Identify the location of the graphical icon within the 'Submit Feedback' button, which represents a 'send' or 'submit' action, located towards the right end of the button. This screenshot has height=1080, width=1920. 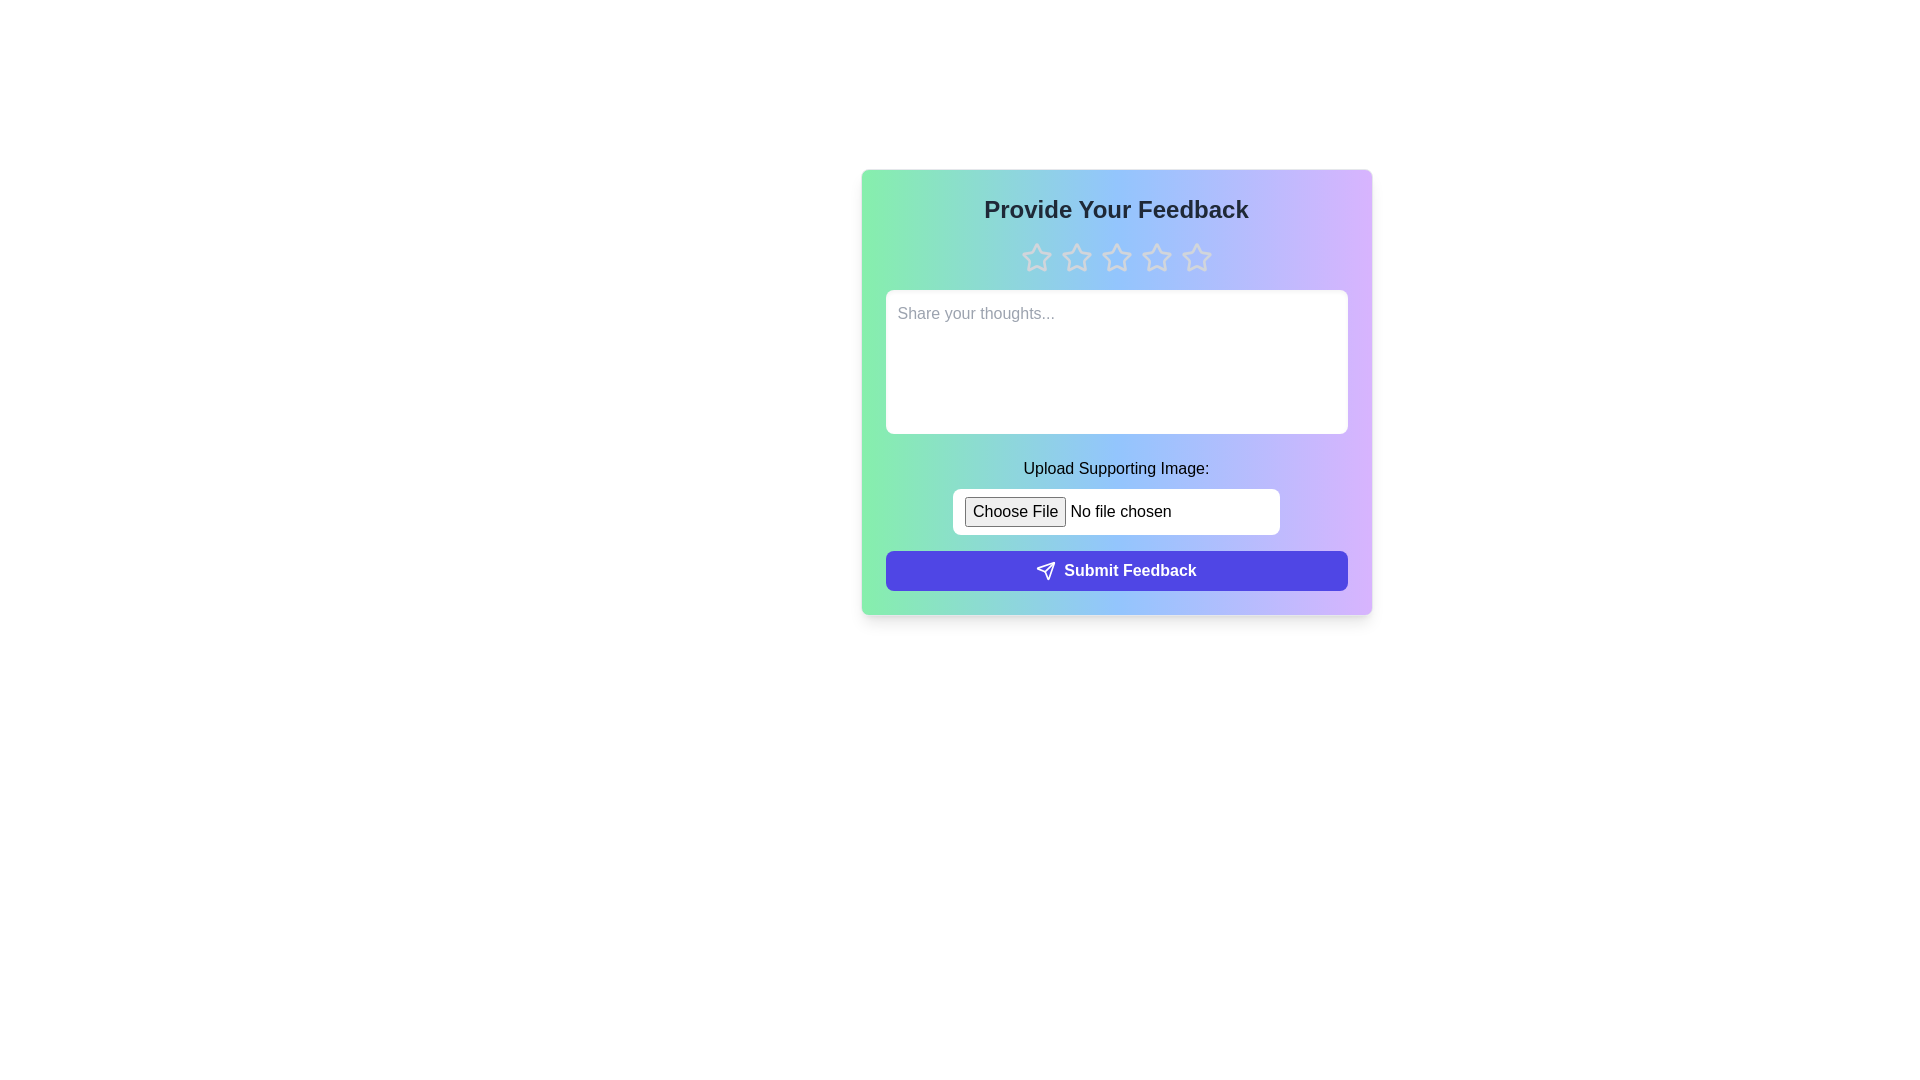
(1045, 570).